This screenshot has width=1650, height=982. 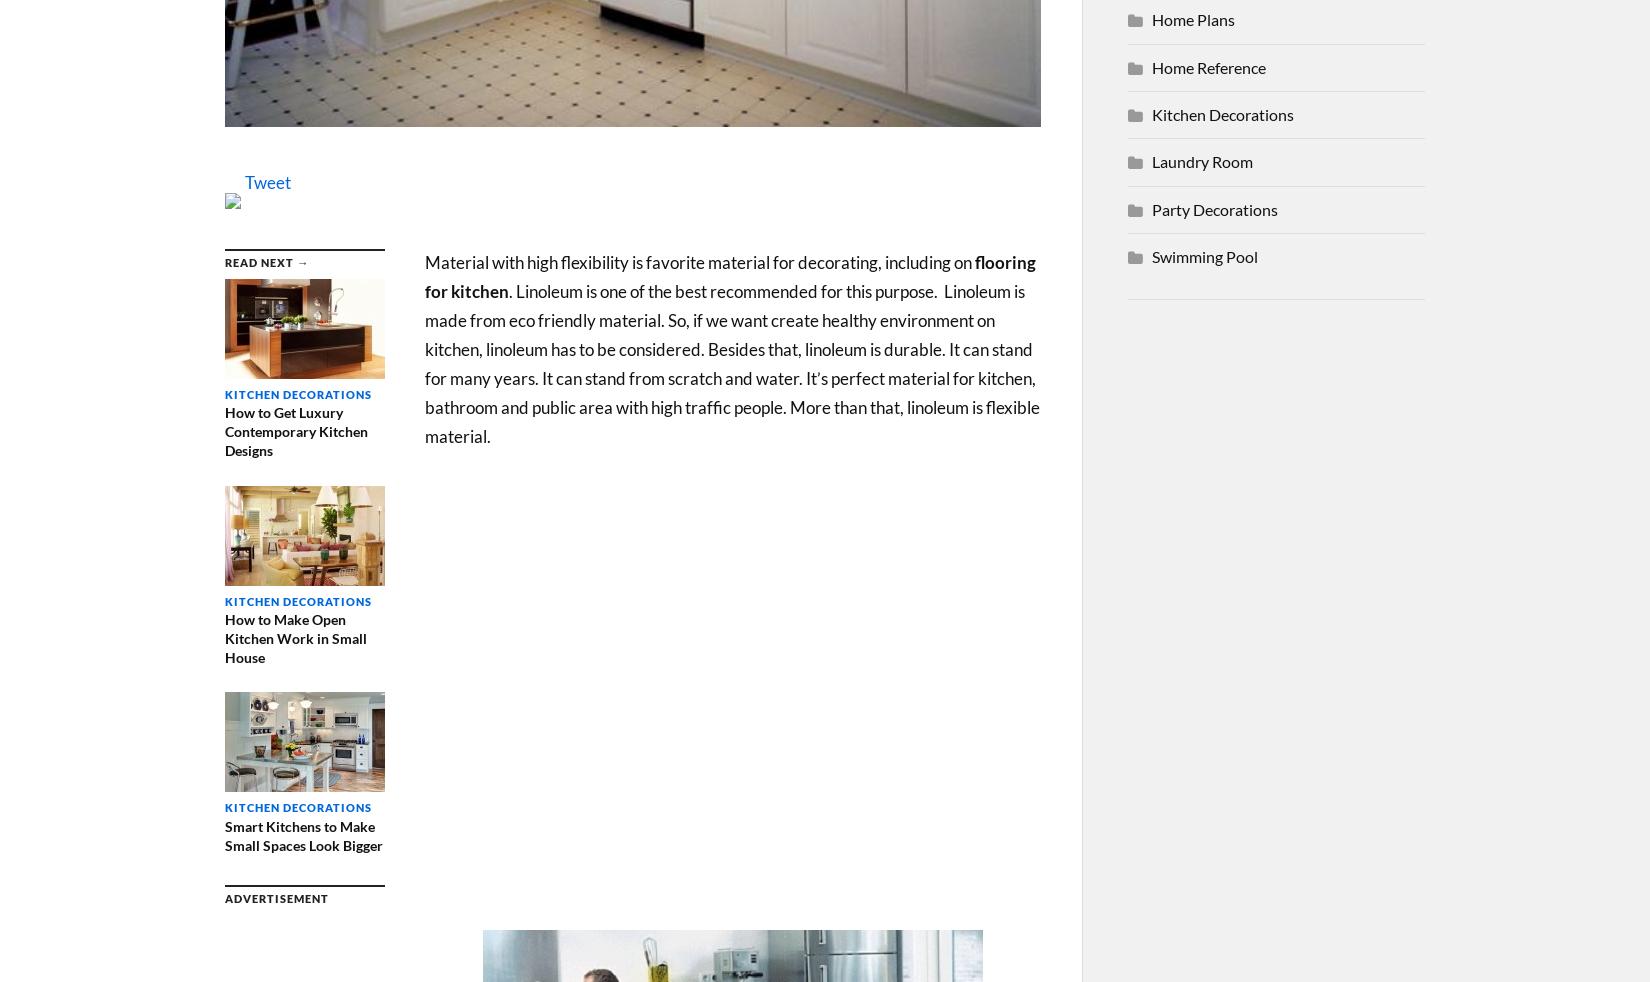 I want to click on 'Read Next →', so click(x=266, y=262).